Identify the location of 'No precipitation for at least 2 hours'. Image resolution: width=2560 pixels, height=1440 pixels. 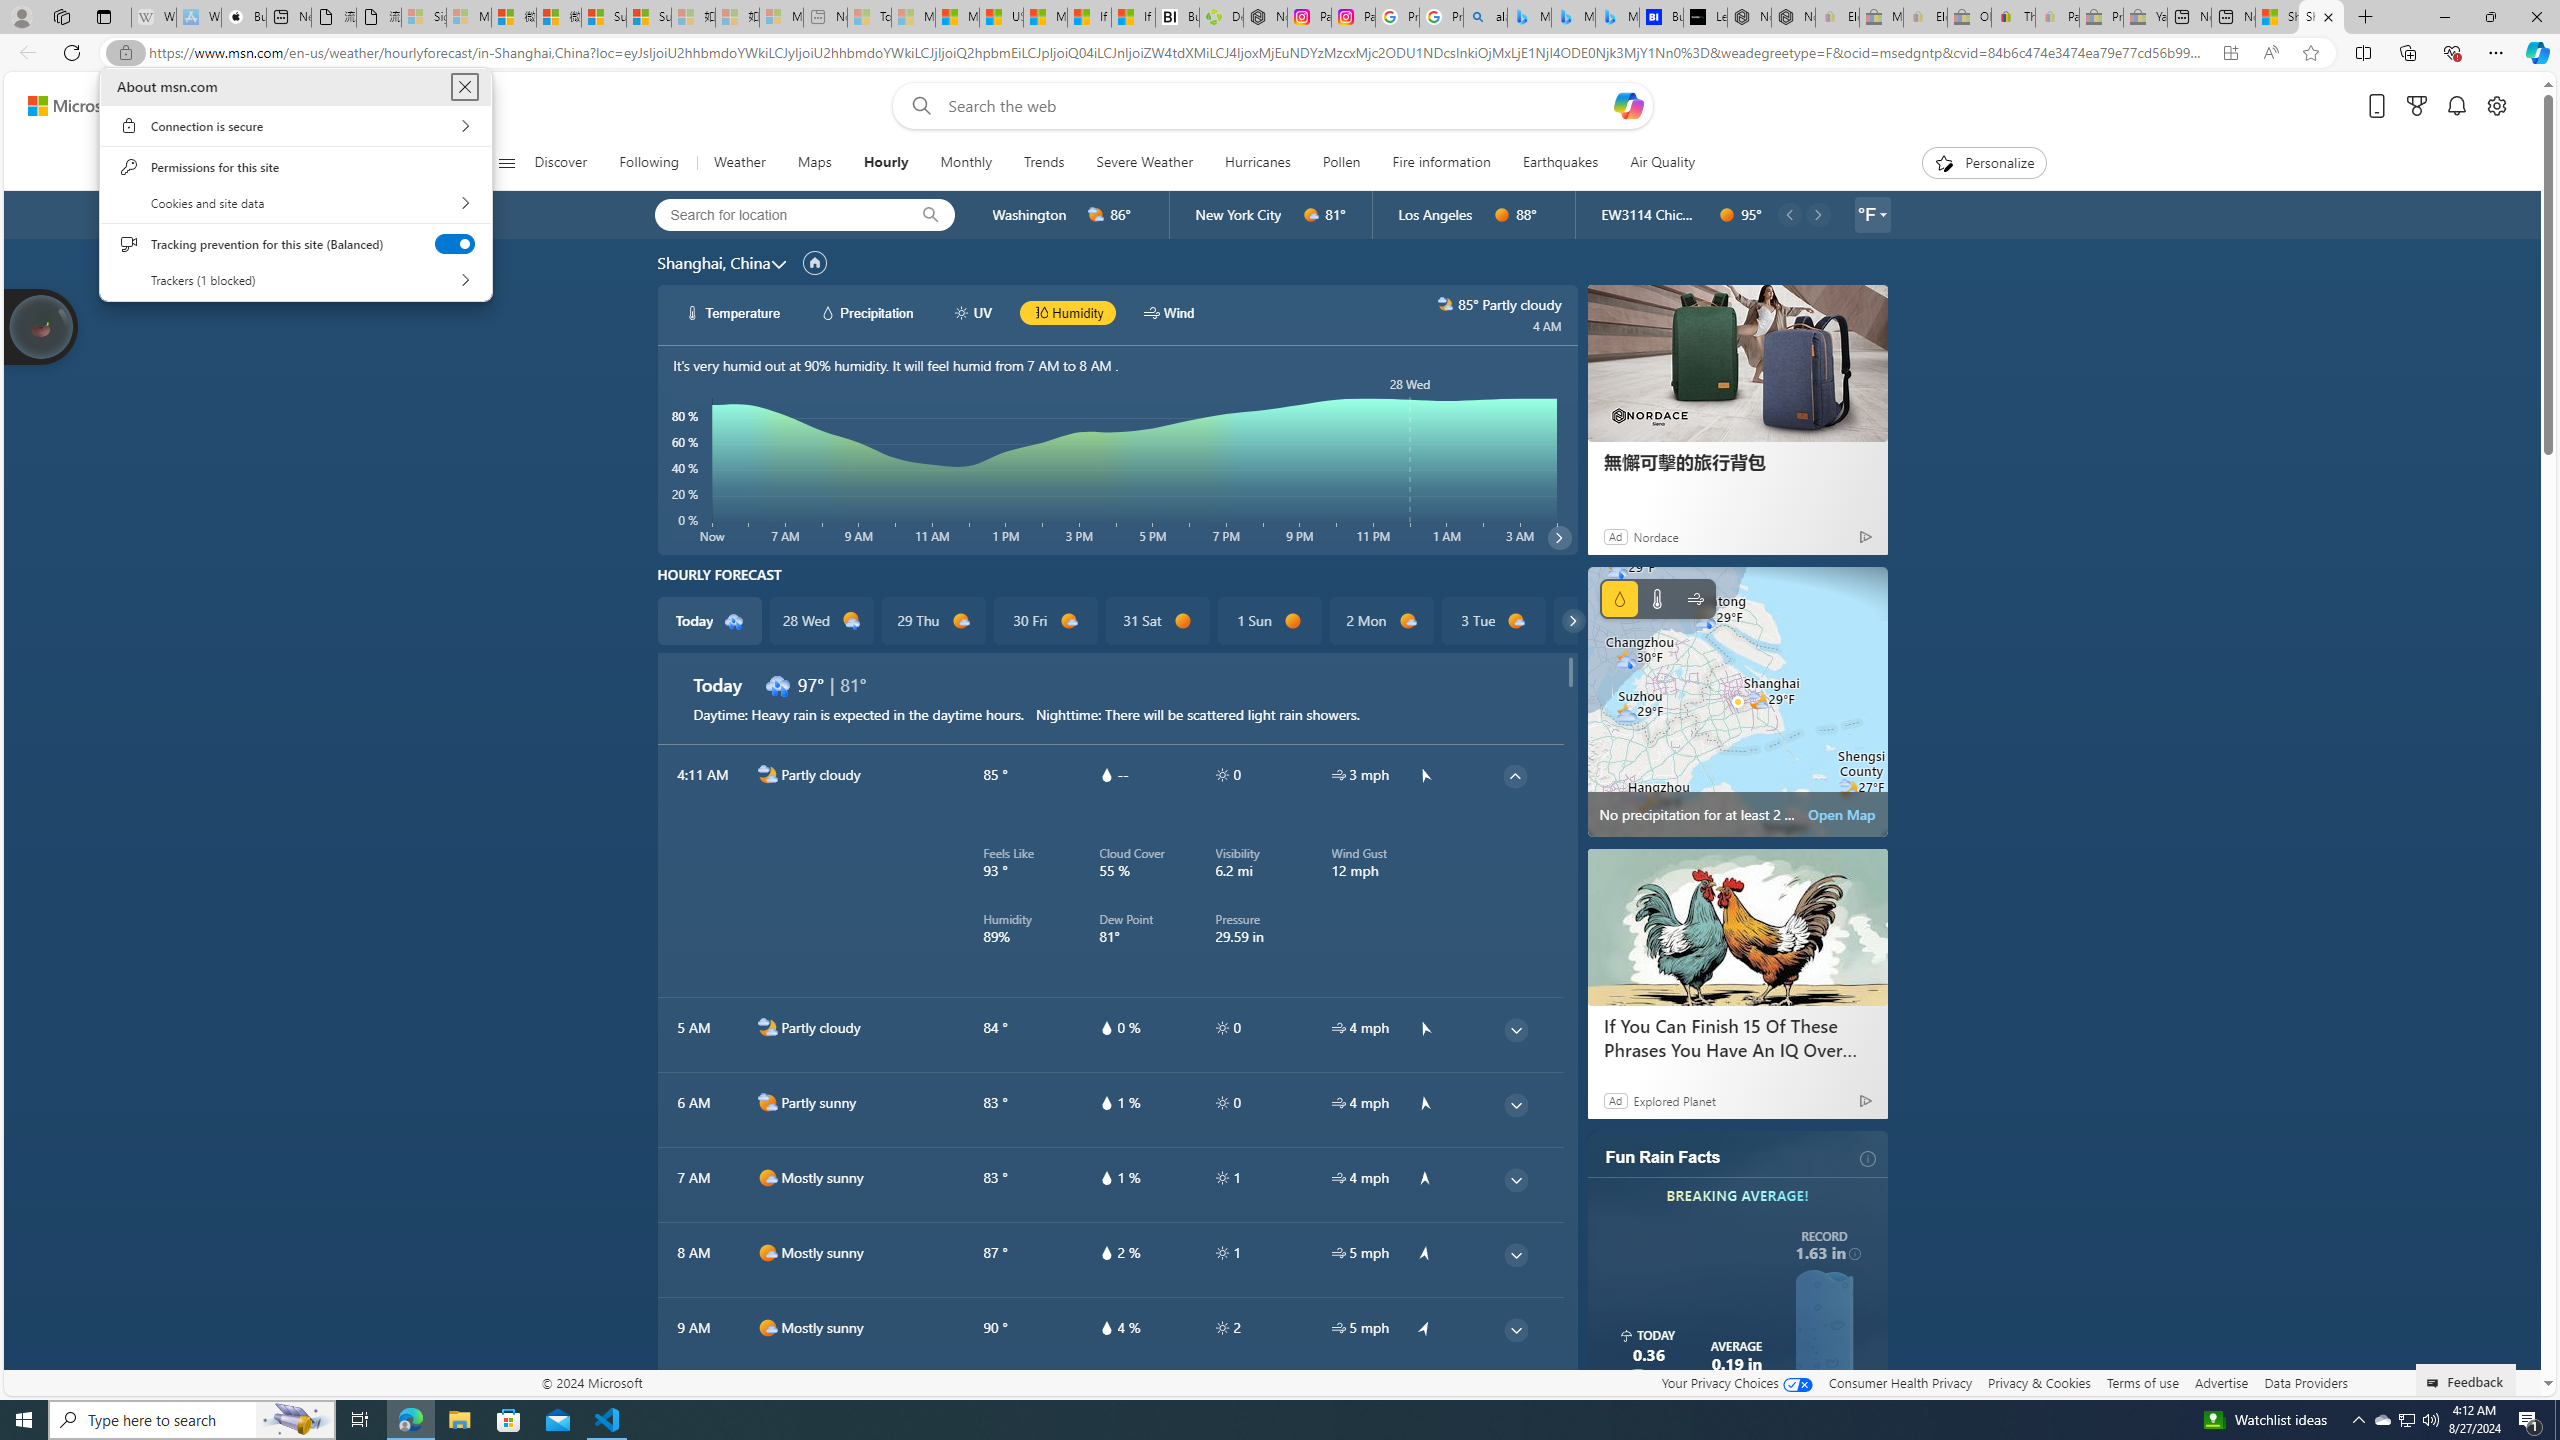
(1737, 701).